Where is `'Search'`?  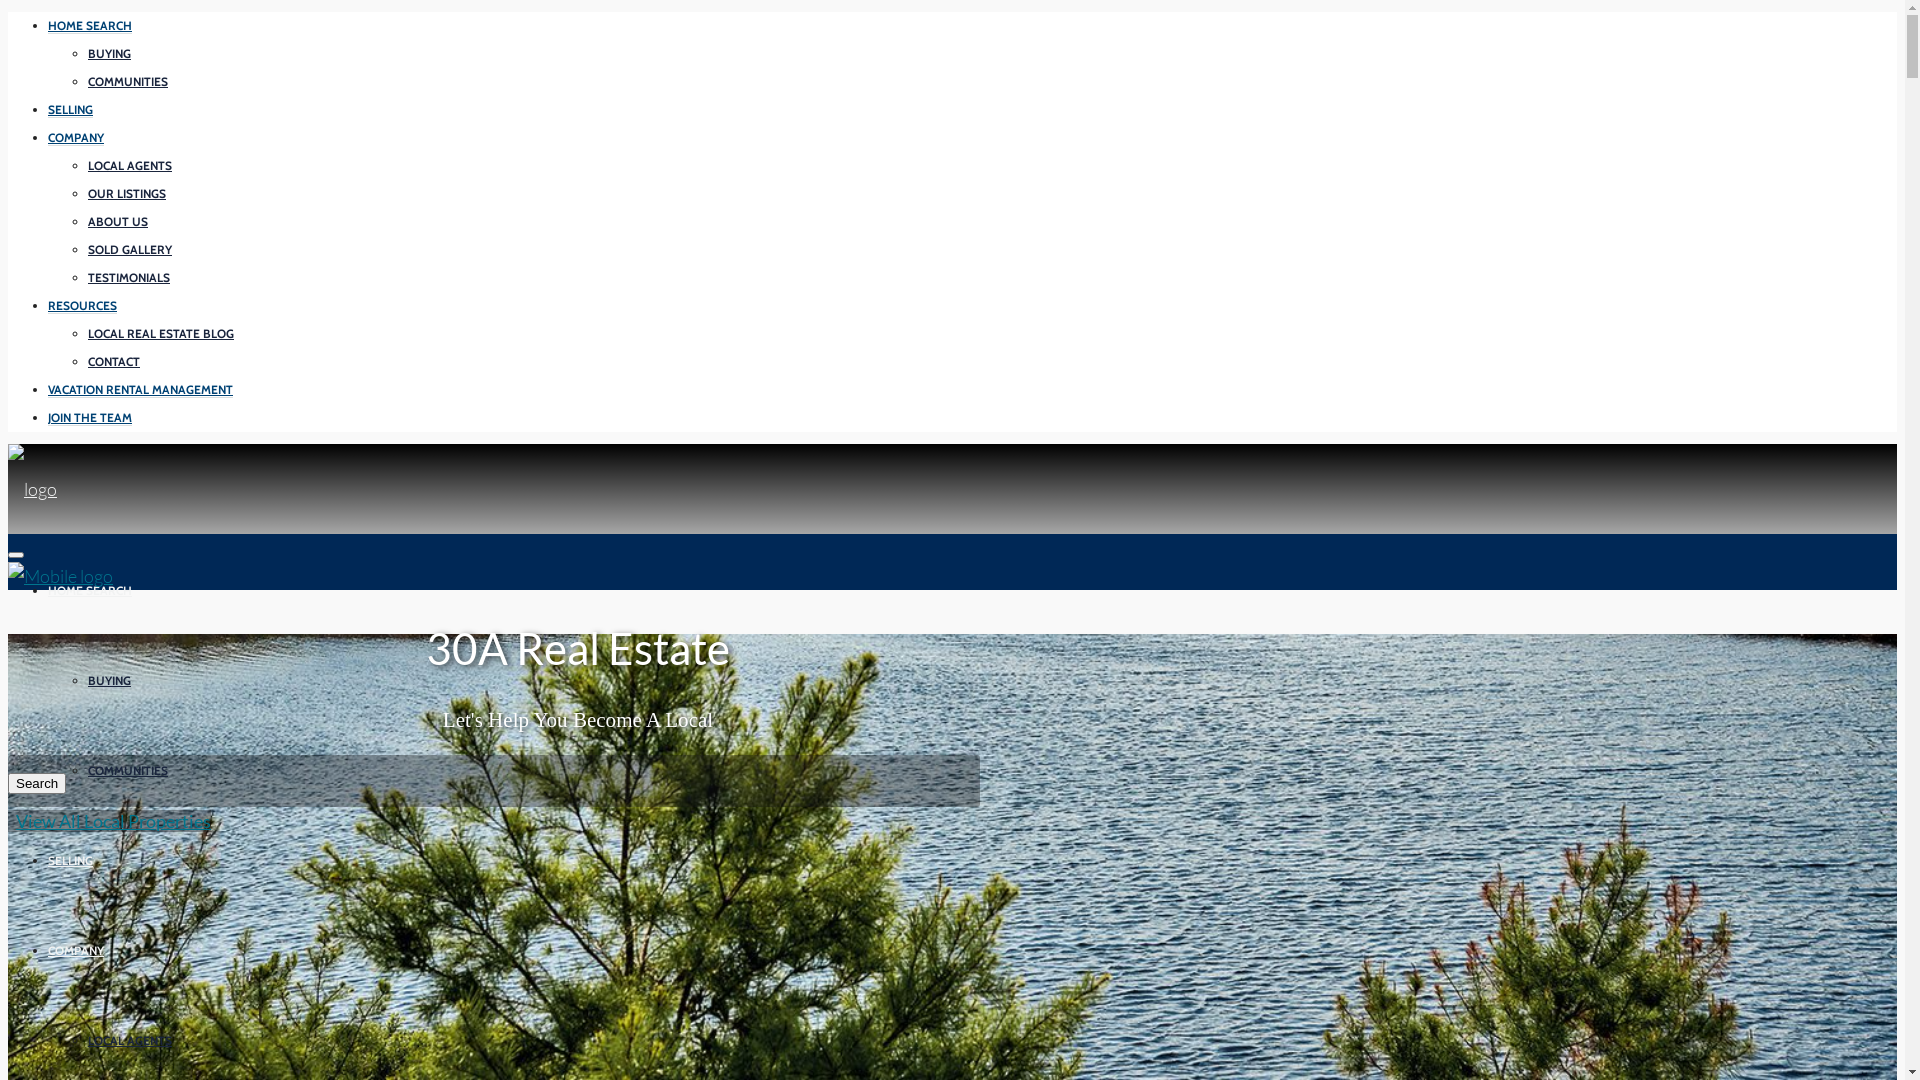 'Search' is located at coordinates (37, 782).